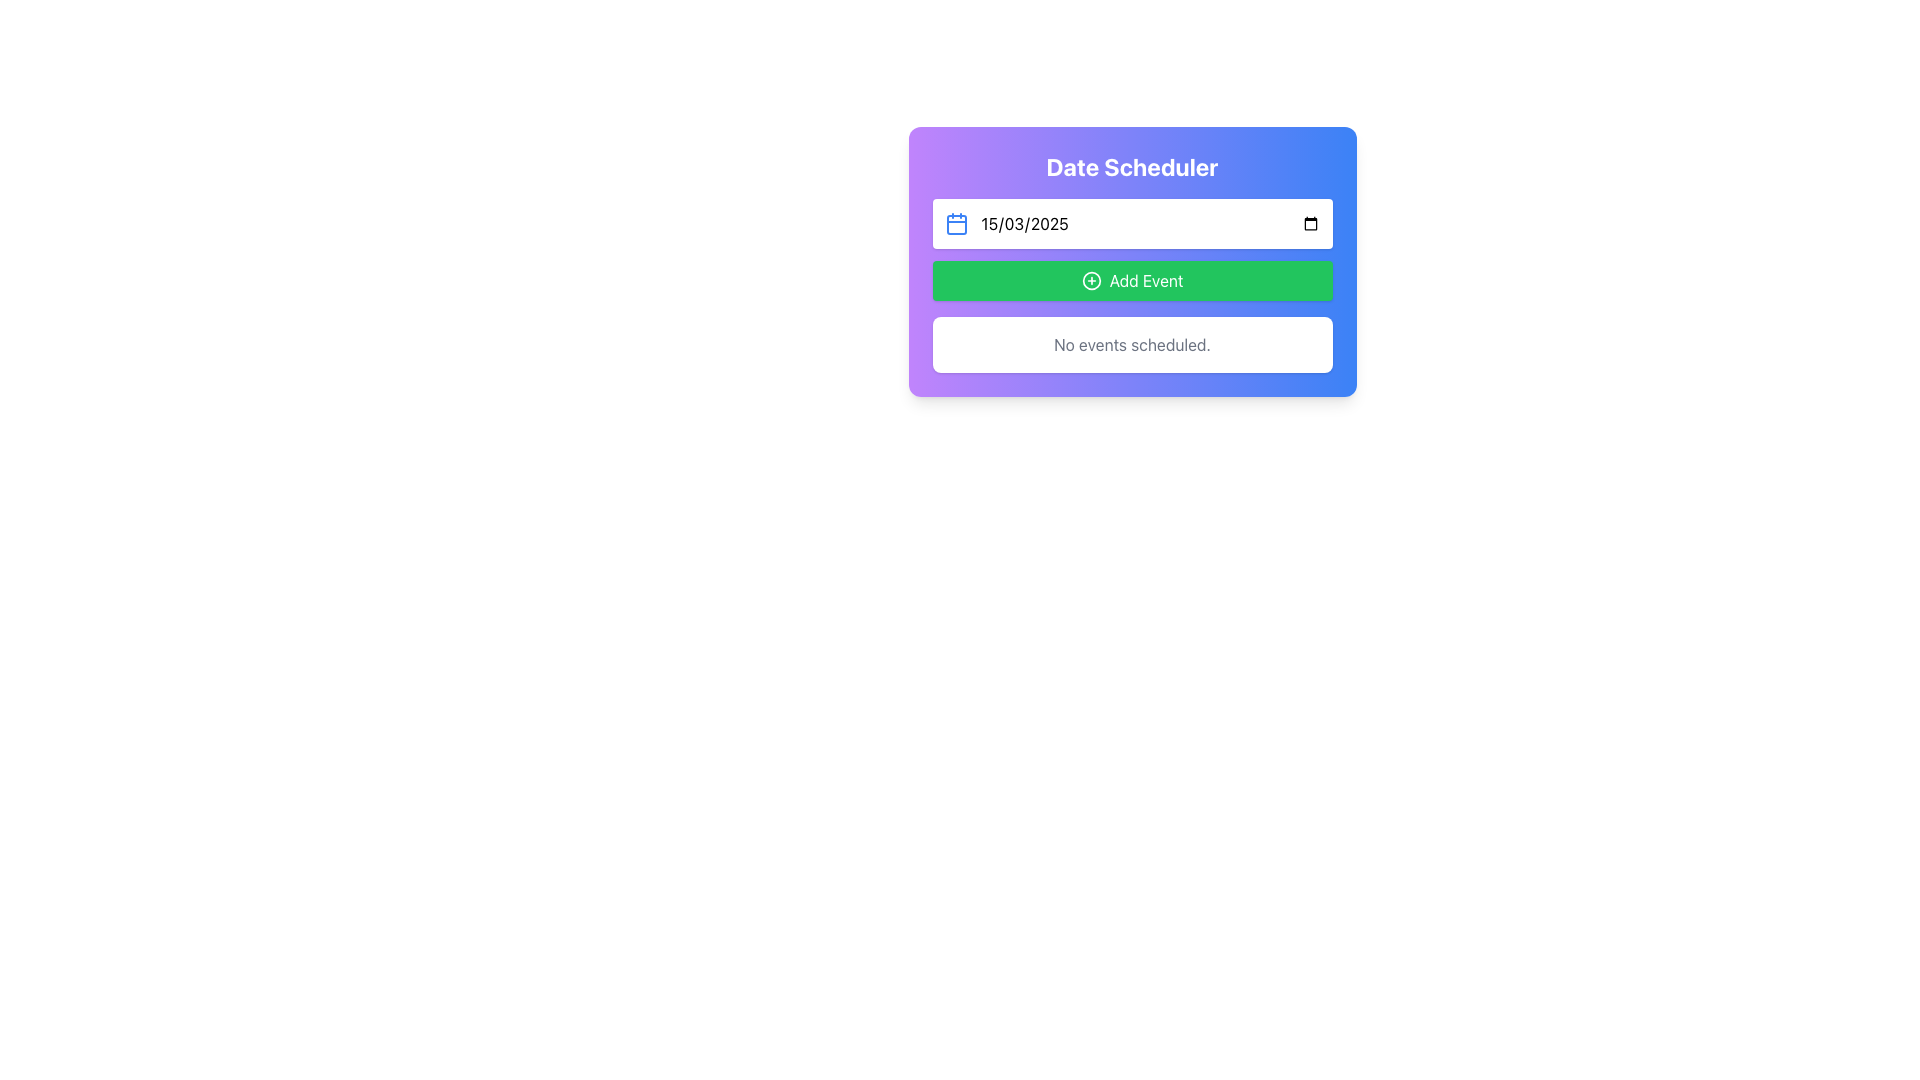  Describe the element at coordinates (955, 224) in the screenshot. I see `the rounded rectangle calendar icon component located to the left of the input field under the 'Date Scheduler' header` at that location.